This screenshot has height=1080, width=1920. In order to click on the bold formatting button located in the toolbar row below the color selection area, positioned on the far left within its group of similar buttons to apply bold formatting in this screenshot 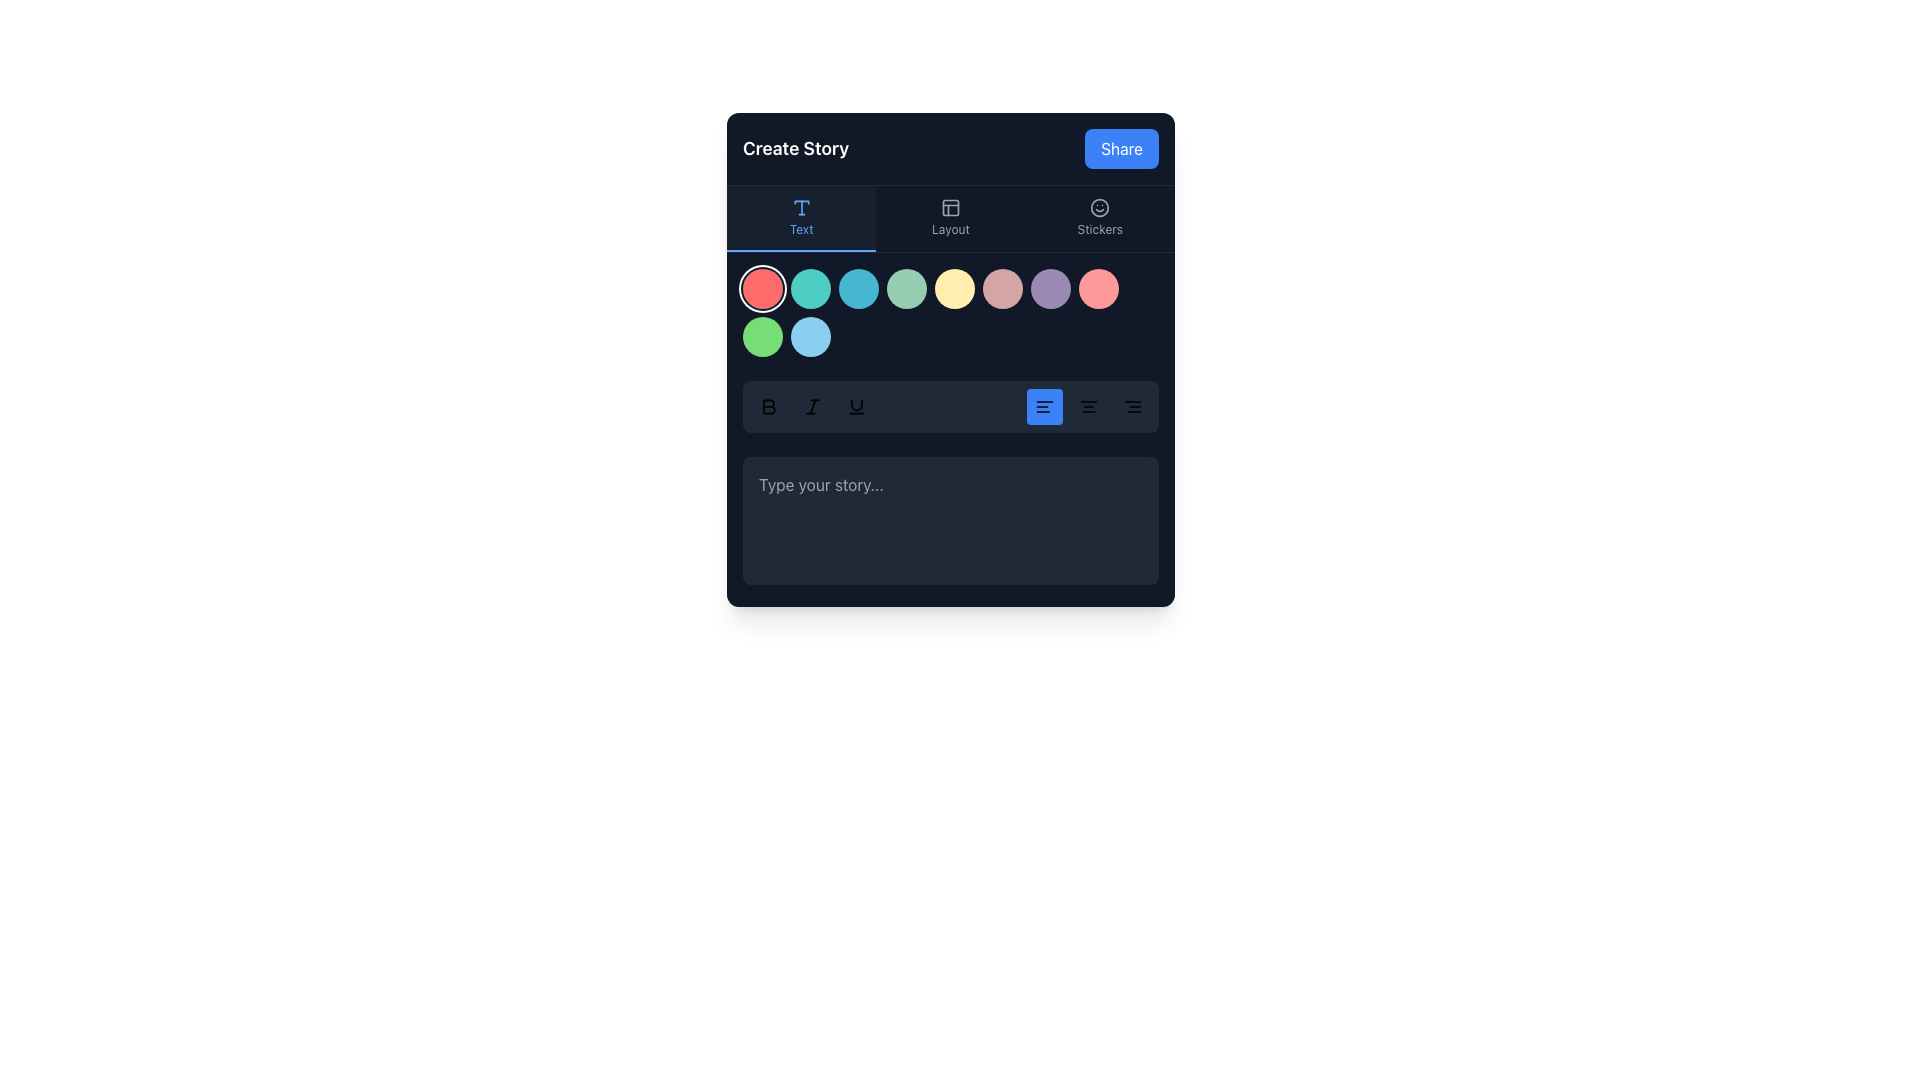, I will do `click(767, 406)`.